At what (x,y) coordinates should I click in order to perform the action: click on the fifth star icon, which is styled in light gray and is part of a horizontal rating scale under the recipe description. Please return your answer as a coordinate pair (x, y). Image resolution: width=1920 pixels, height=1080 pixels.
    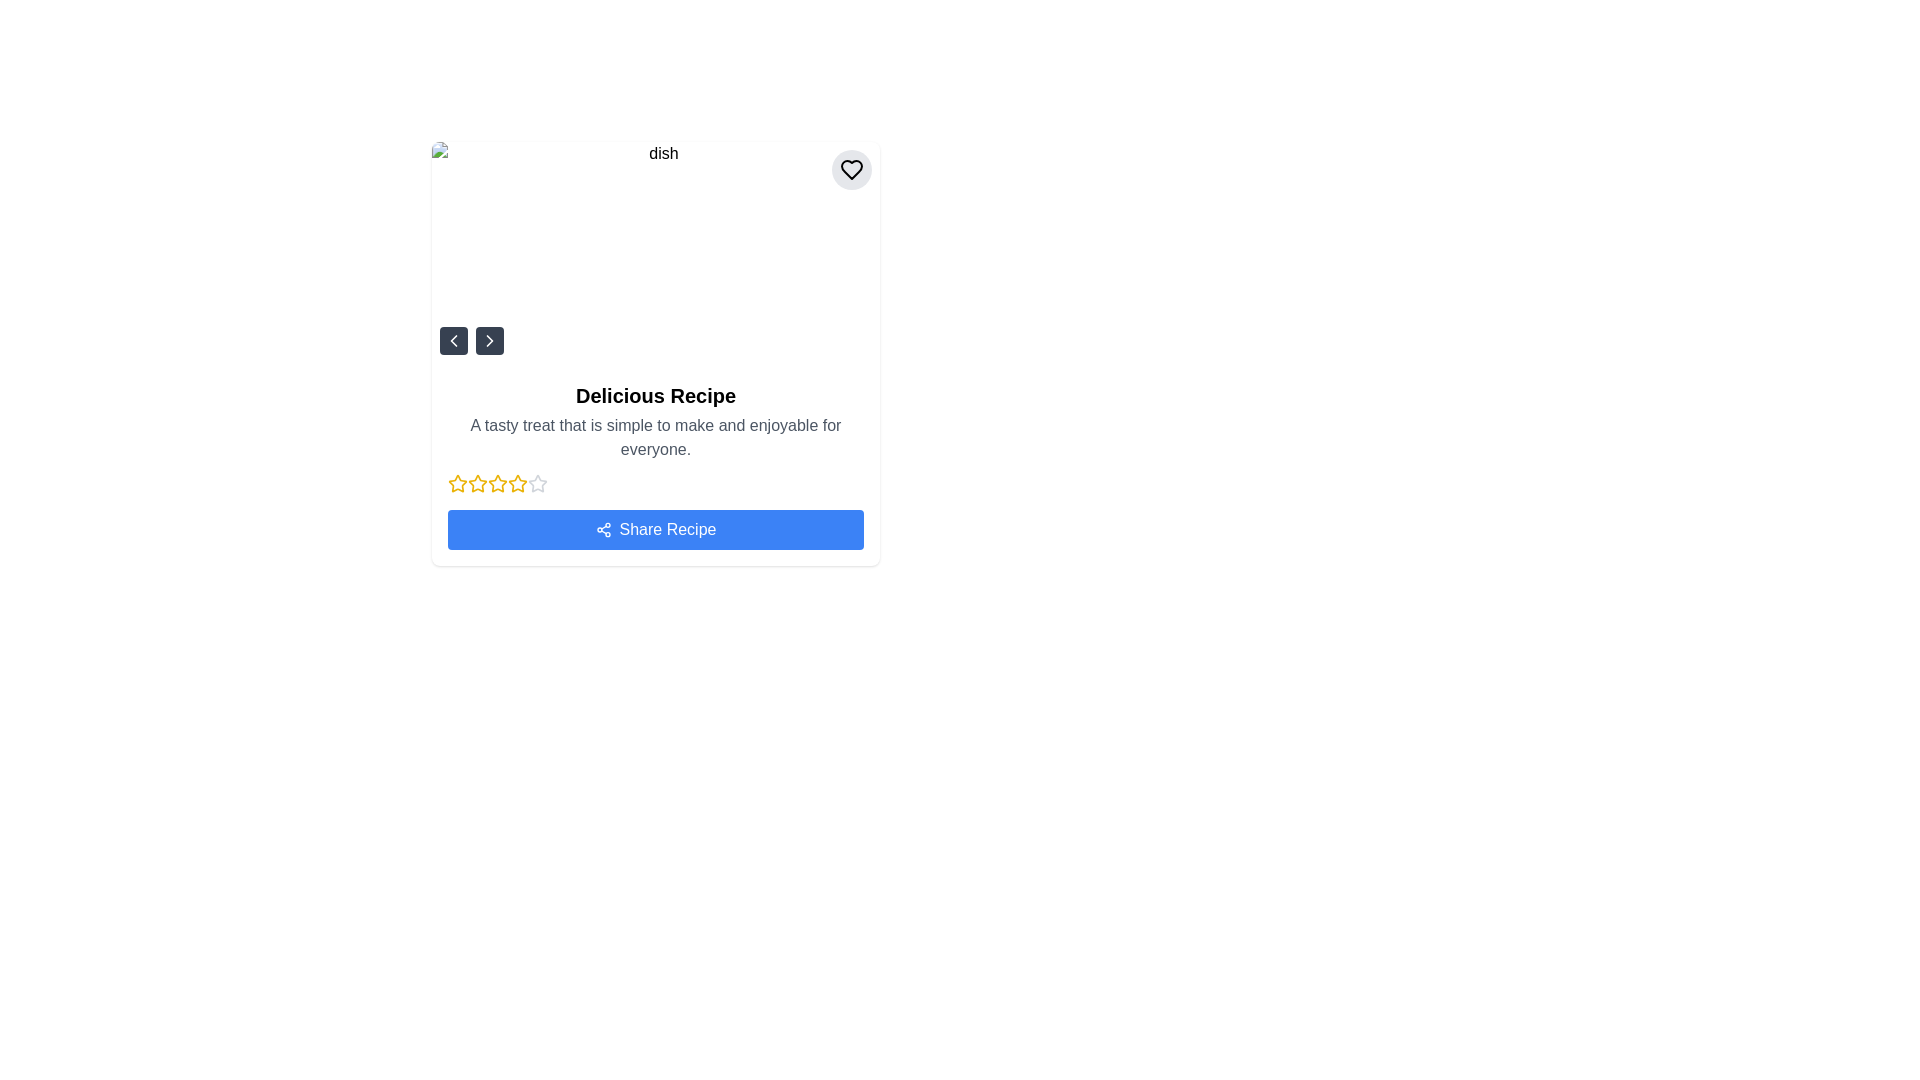
    Looking at the image, I should click on (537, 483).